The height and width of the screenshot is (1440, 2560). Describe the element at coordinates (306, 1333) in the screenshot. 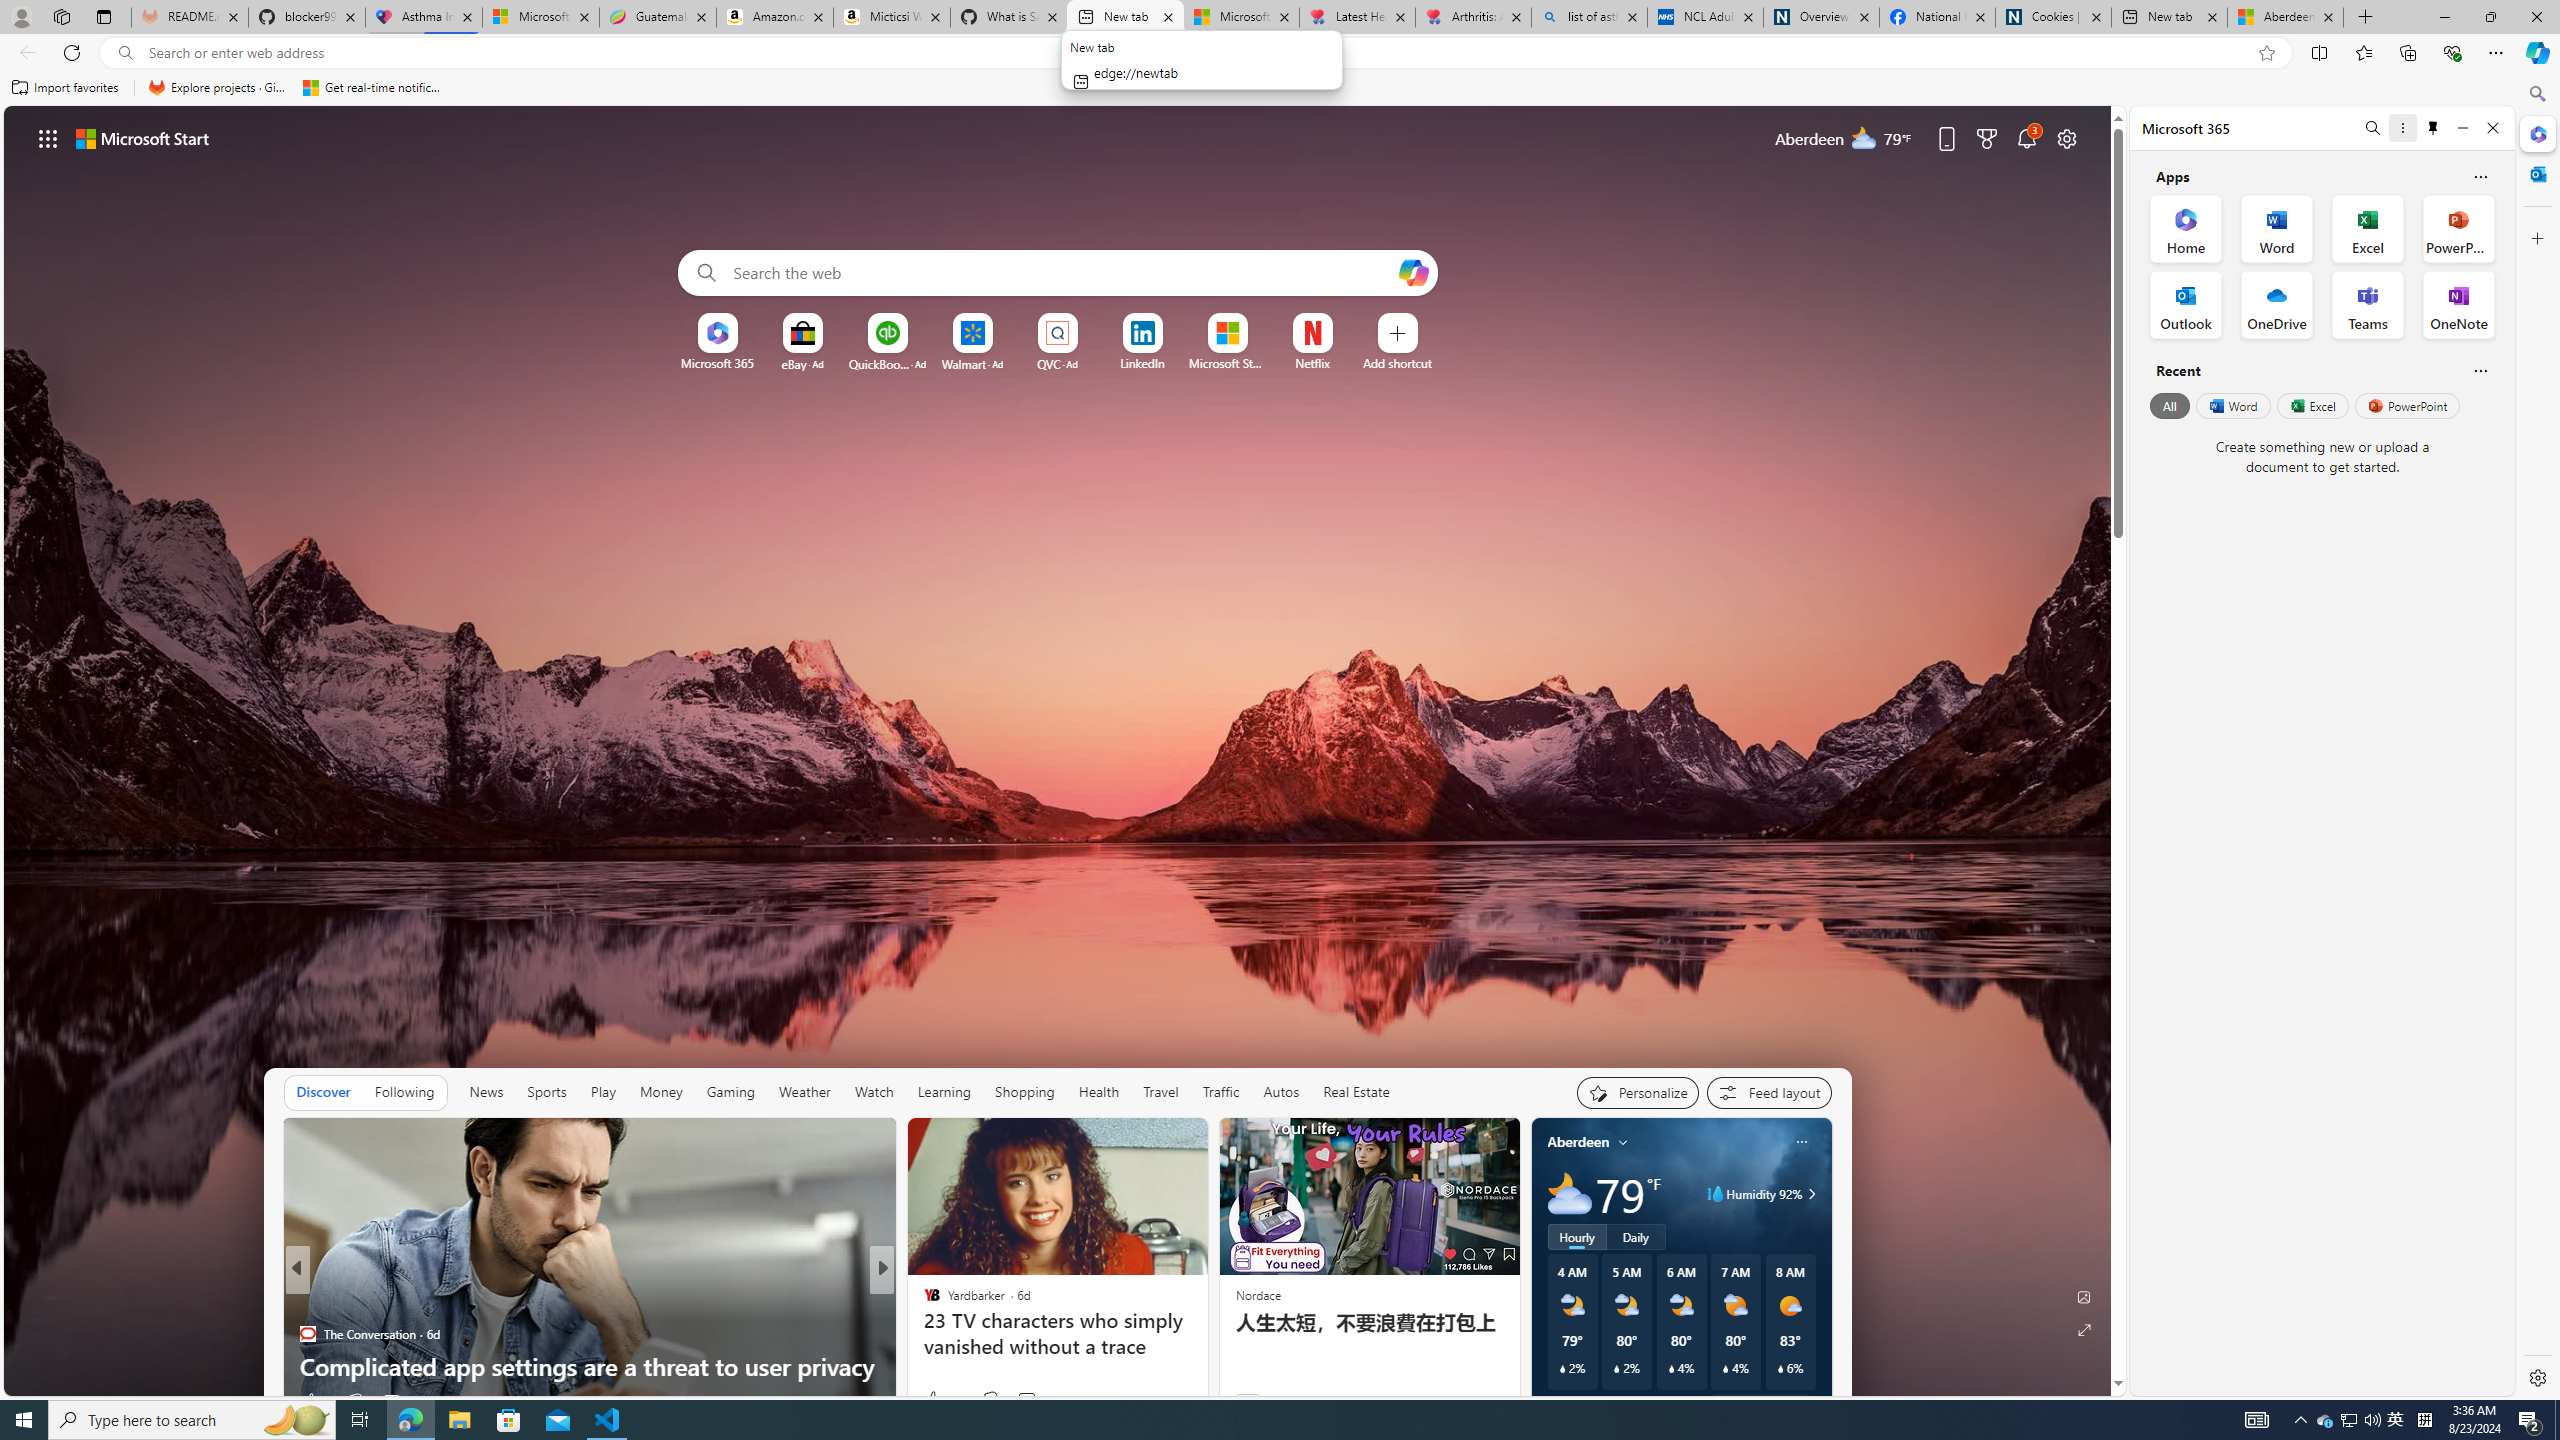

I see `'The Conversation'` at that location.